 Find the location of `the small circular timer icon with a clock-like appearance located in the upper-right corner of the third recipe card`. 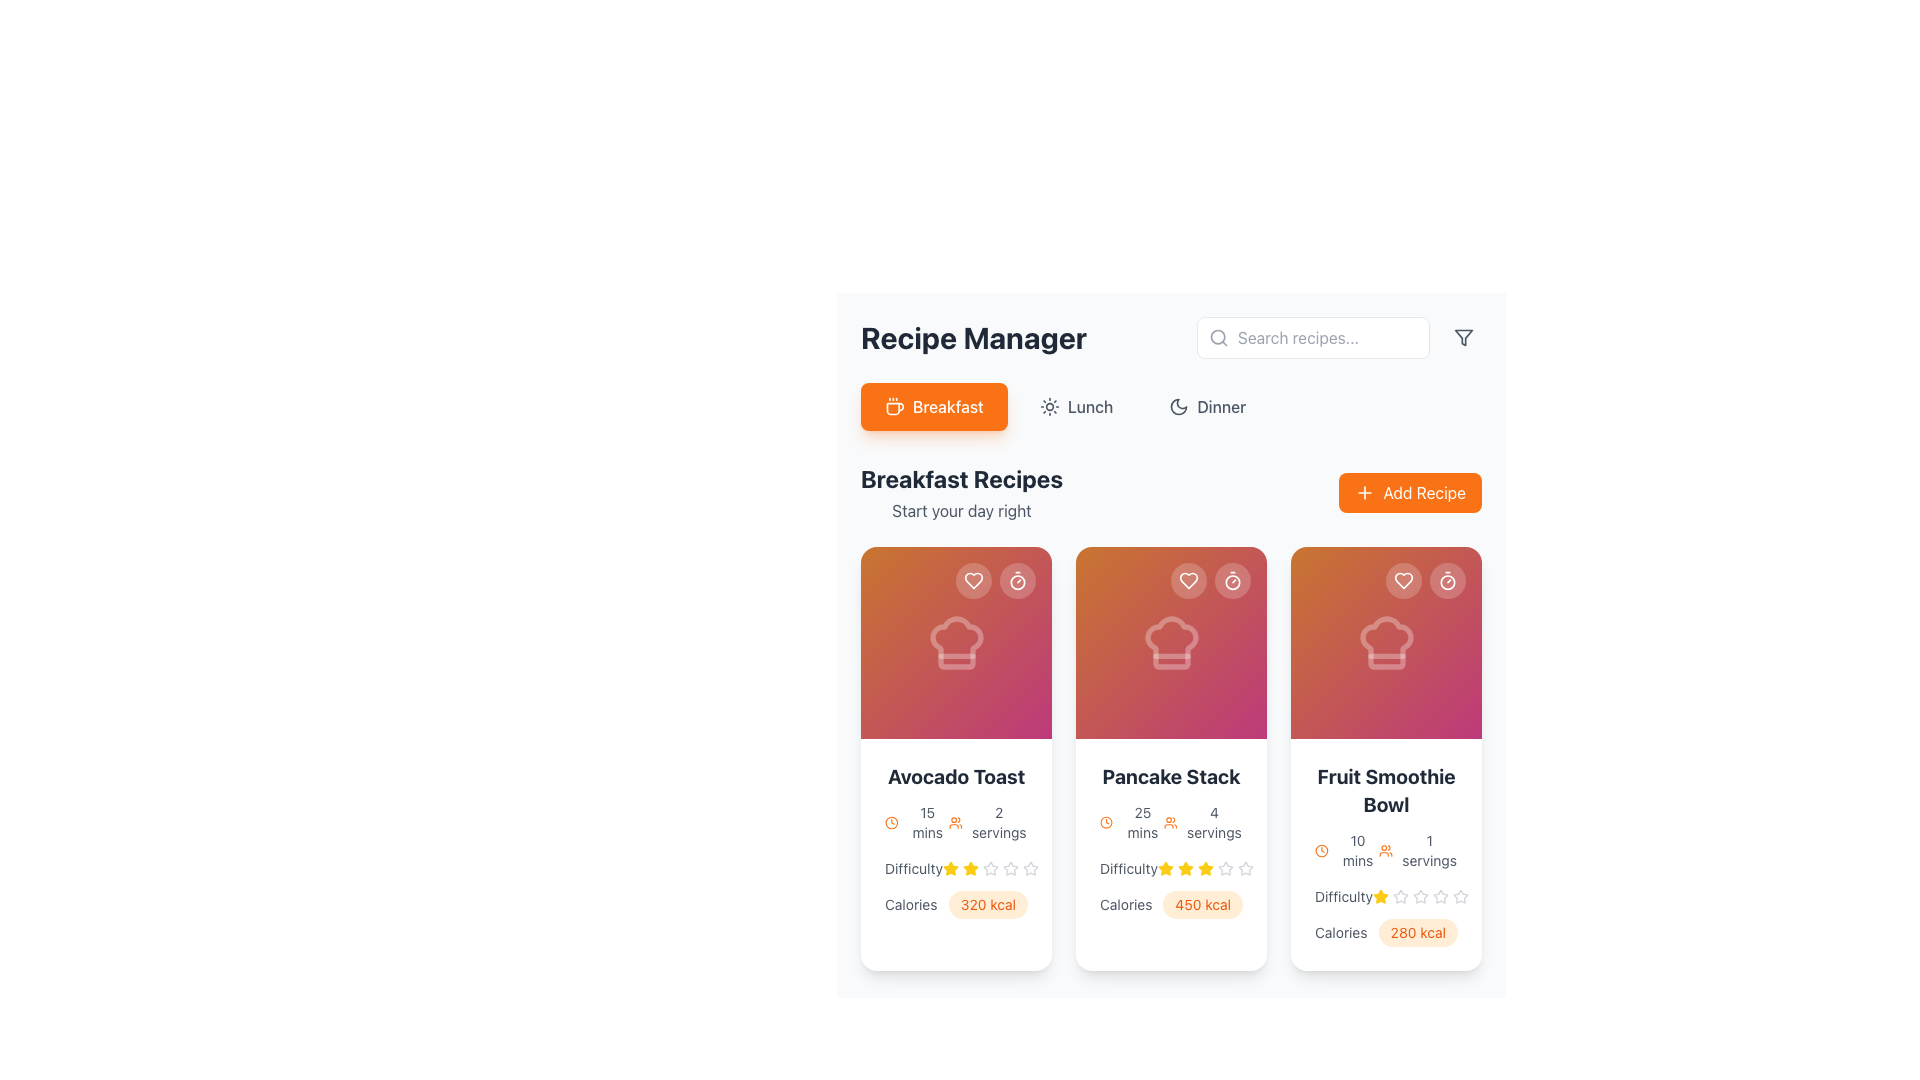

the small circular timer icon with a clock-like appearance located in the upper-right corner of the third recipe card is located at coordinates (1448, 581).